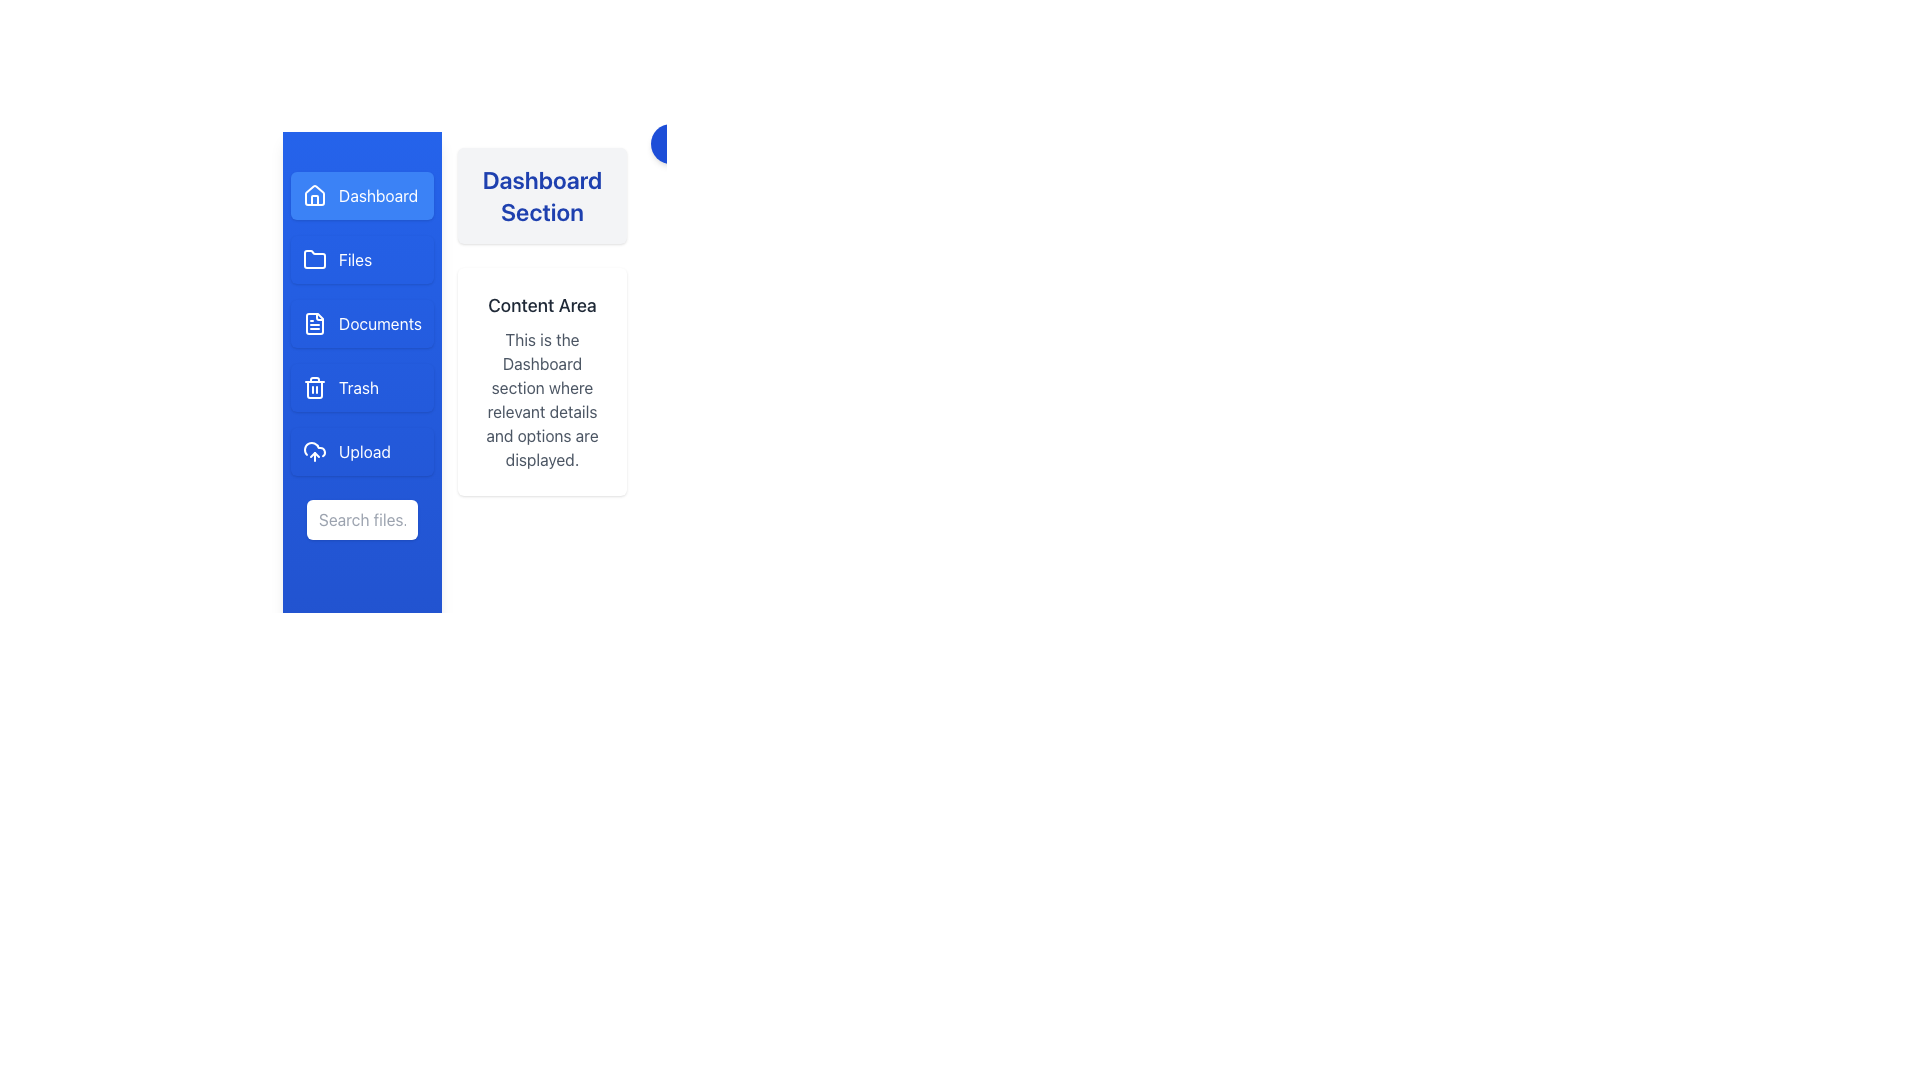 This screenshot has width=1920, height=1080. Describe the element at coordinates (542, 305) in the screenshot. I see `the 'Content Area' text label, which is a bold, medium-sized label in dark gray color located at the top of a white, rounded rectangle card` at that location.